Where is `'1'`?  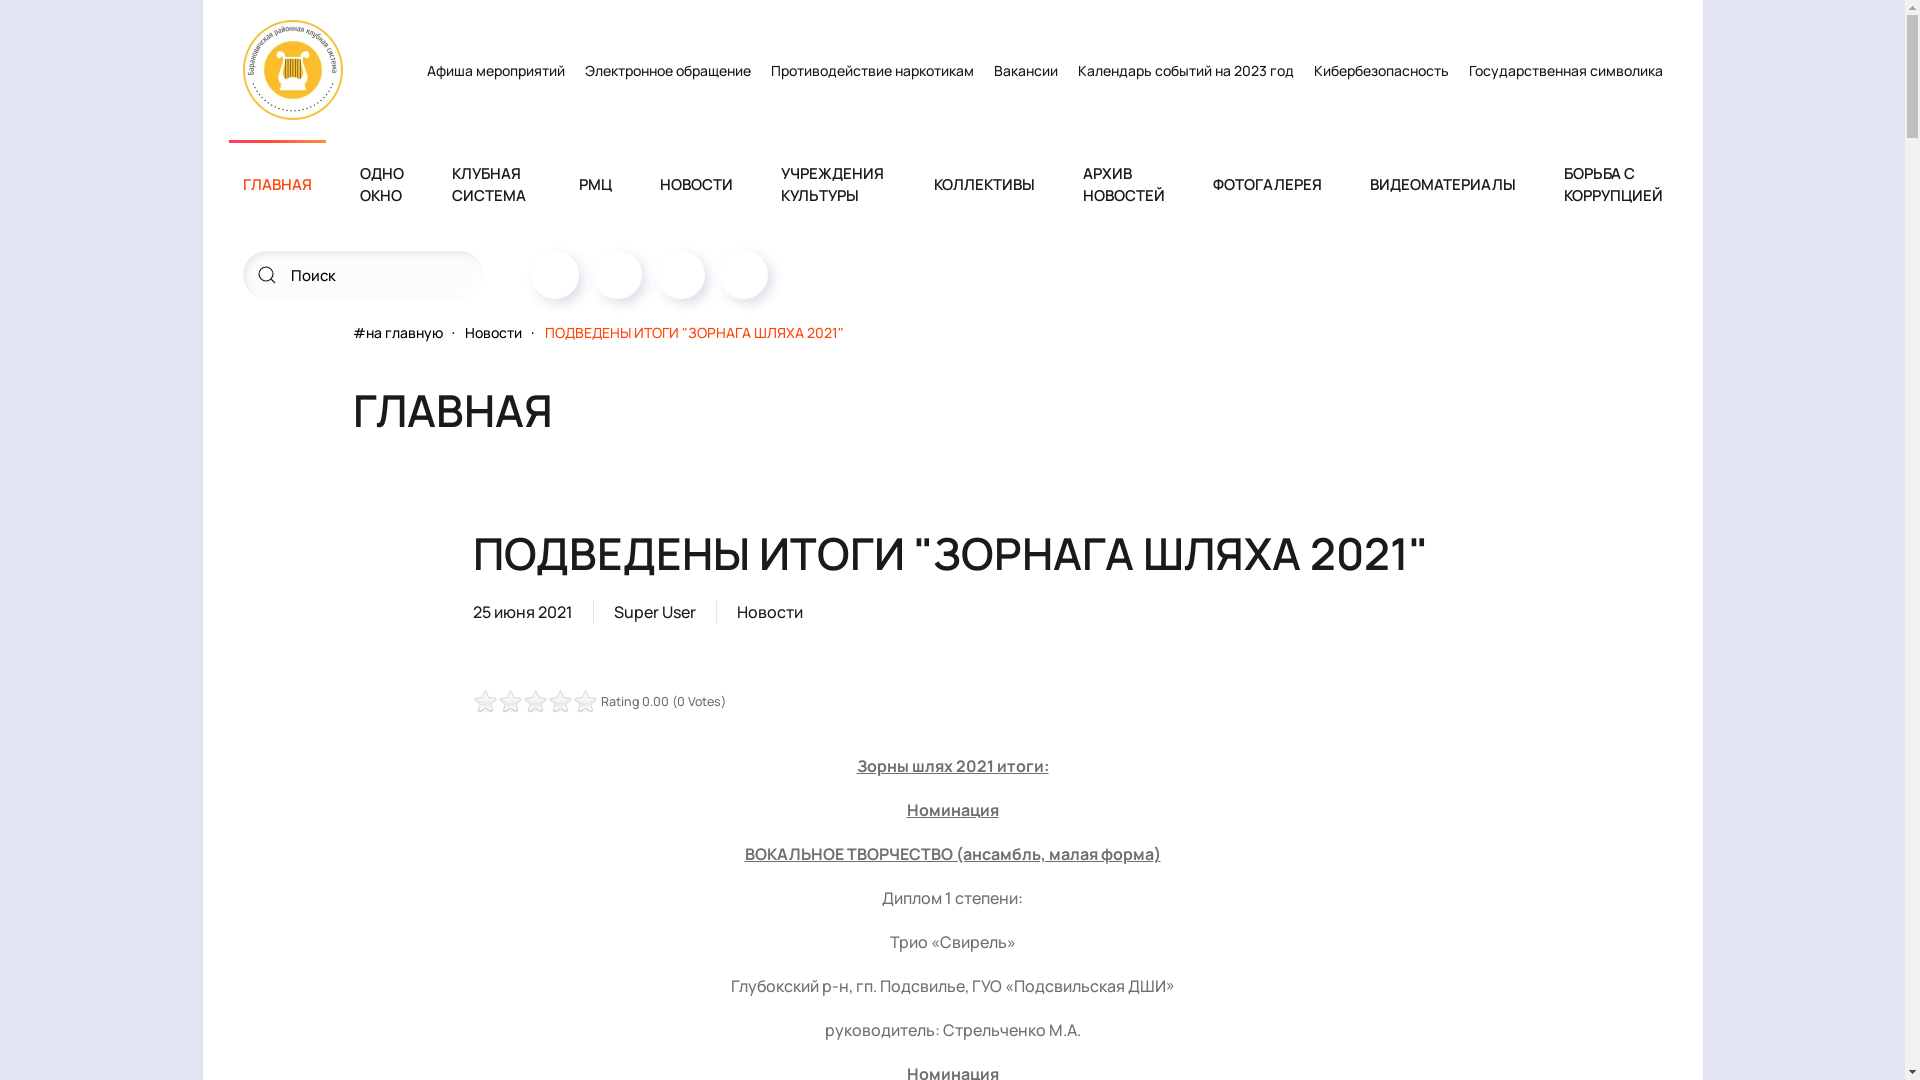 '1' is located at coordinates (470, 700).